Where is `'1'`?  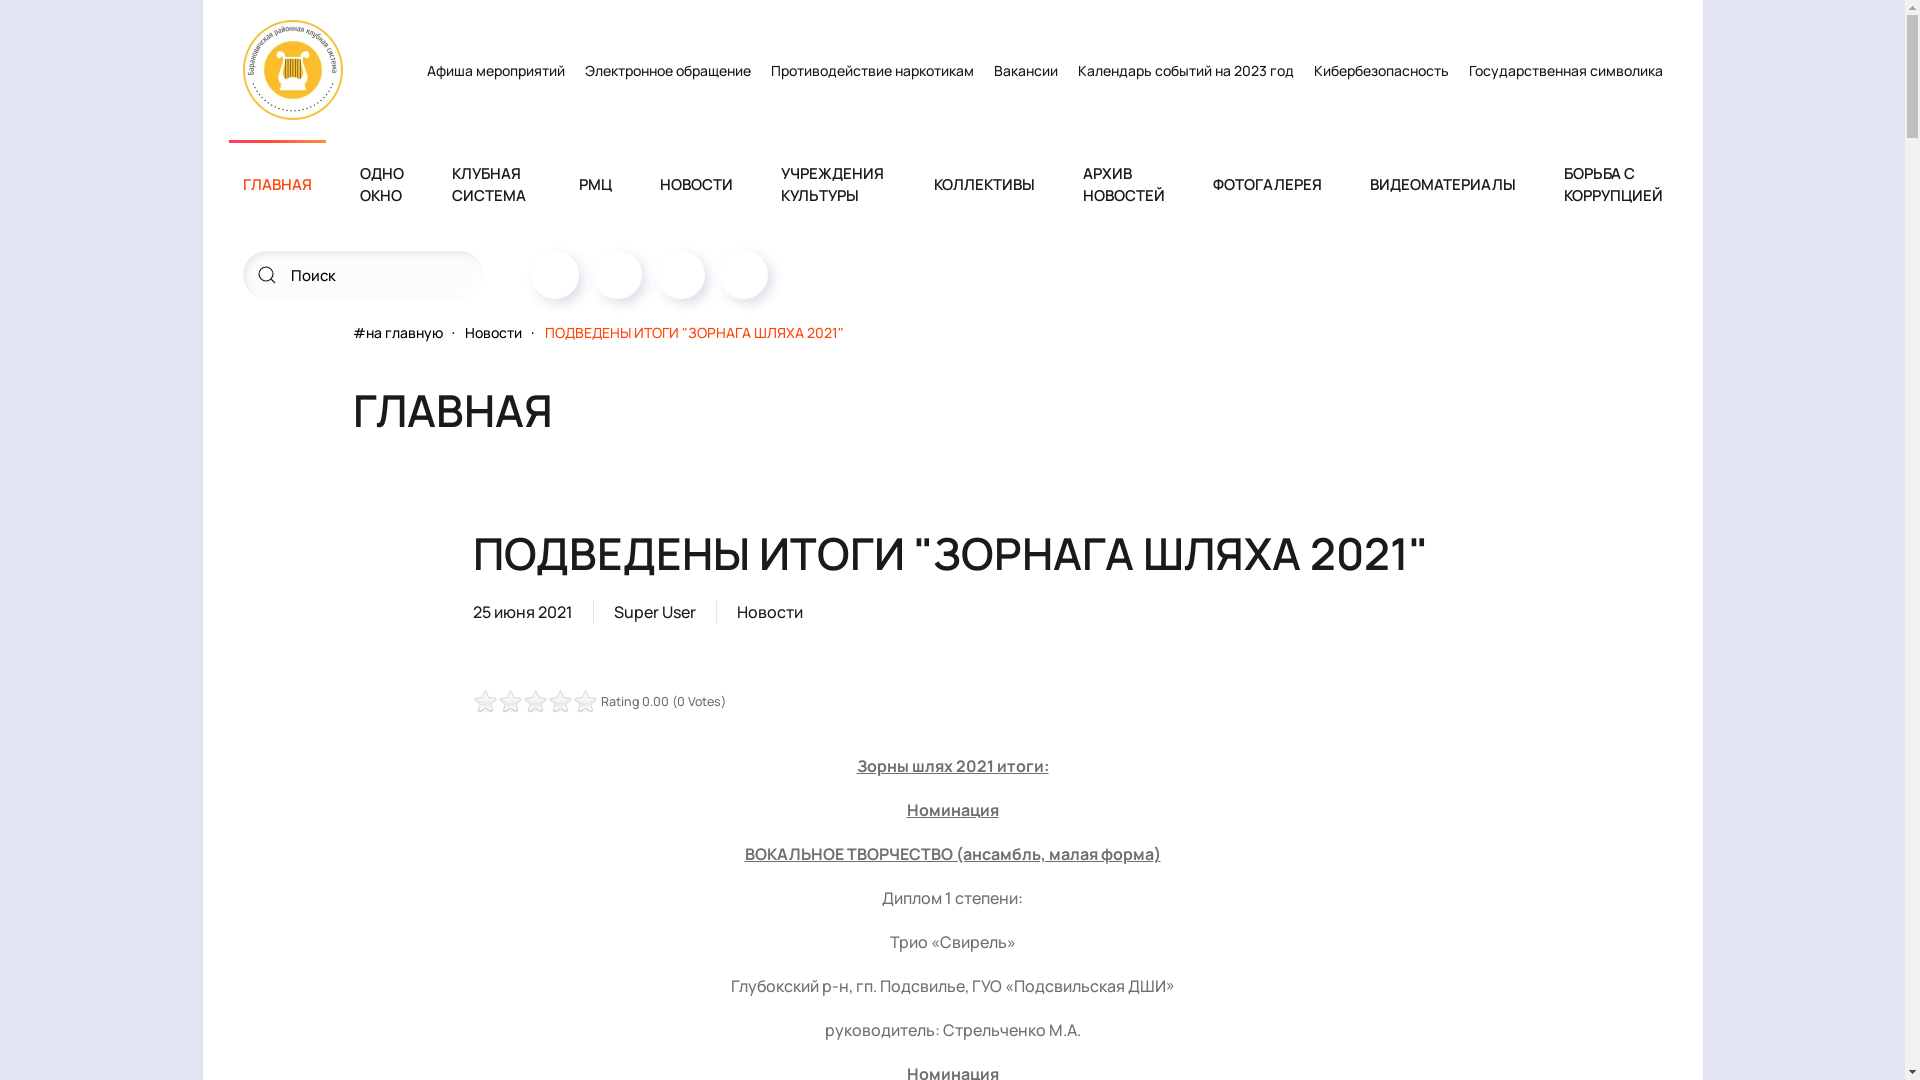 '1' is located at coordinates (470, 700).